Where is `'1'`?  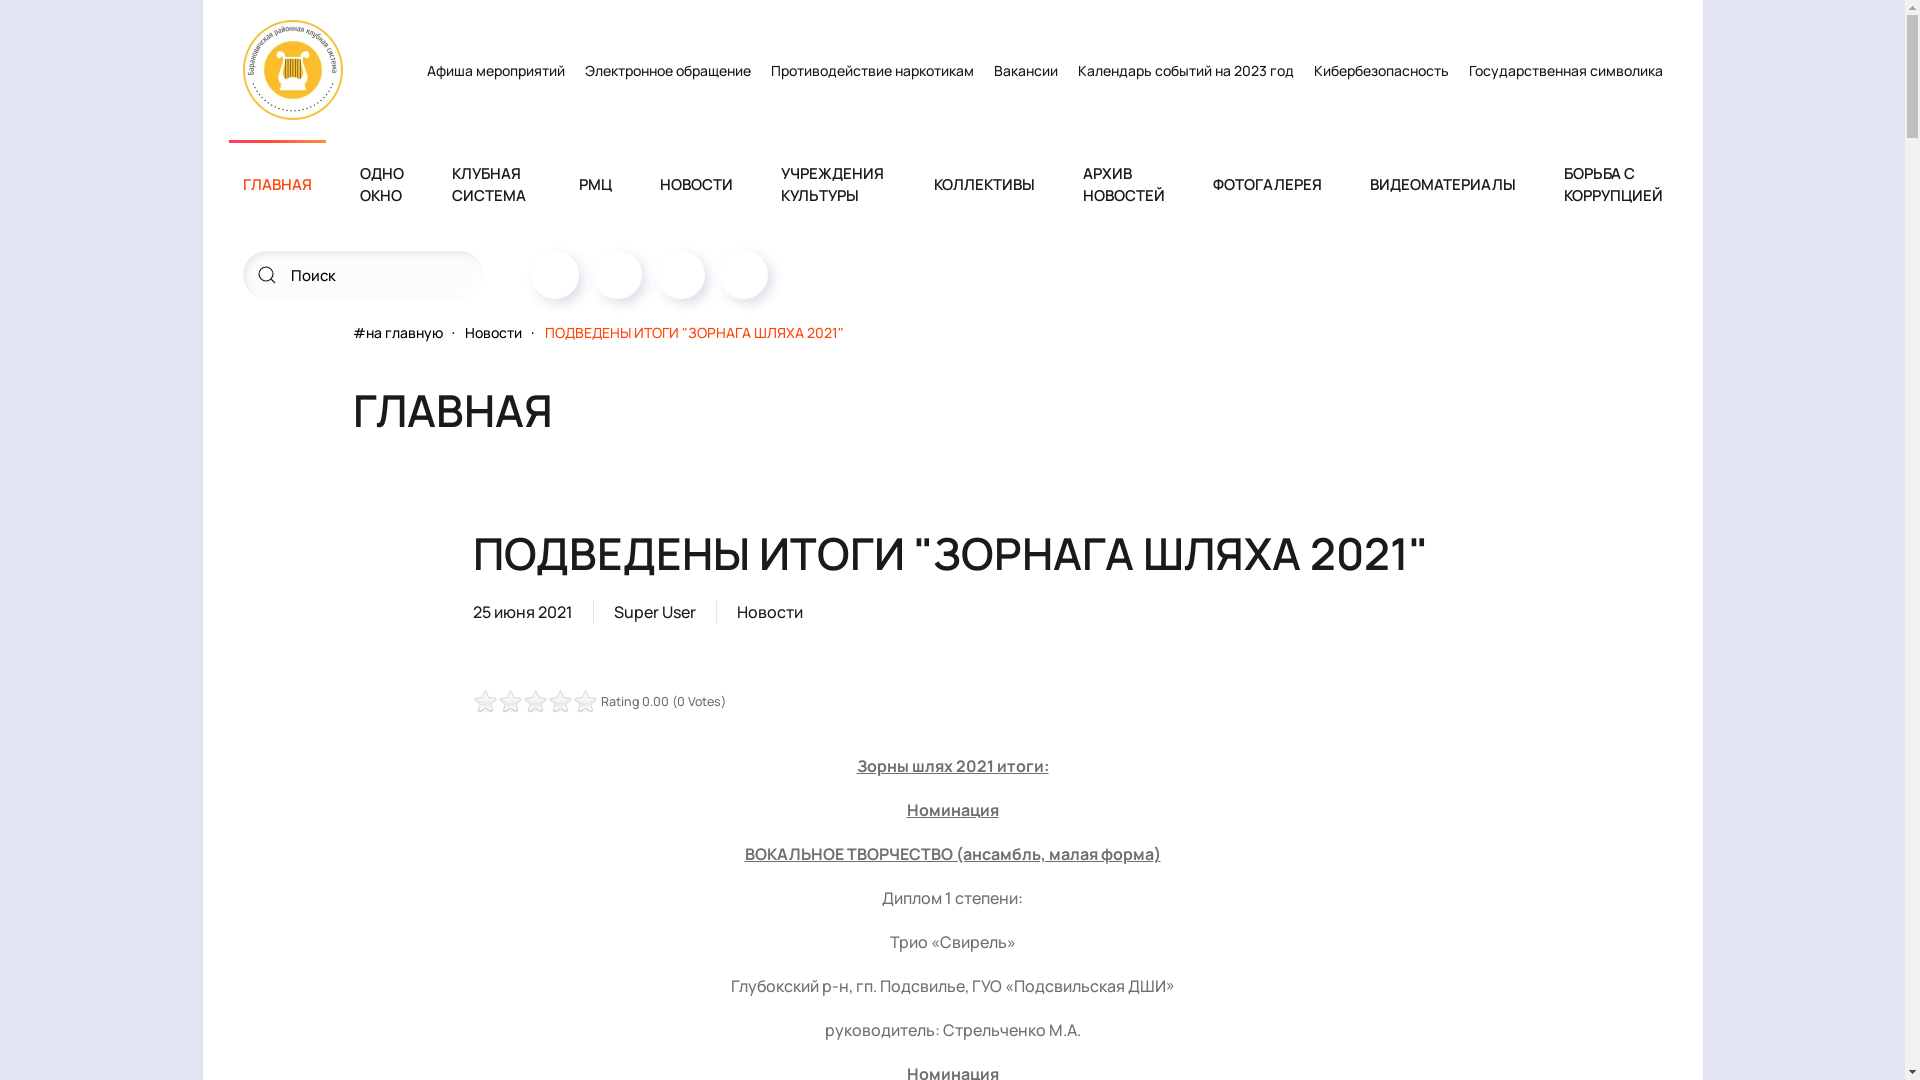 '1' is located at coordinates (470, 700).